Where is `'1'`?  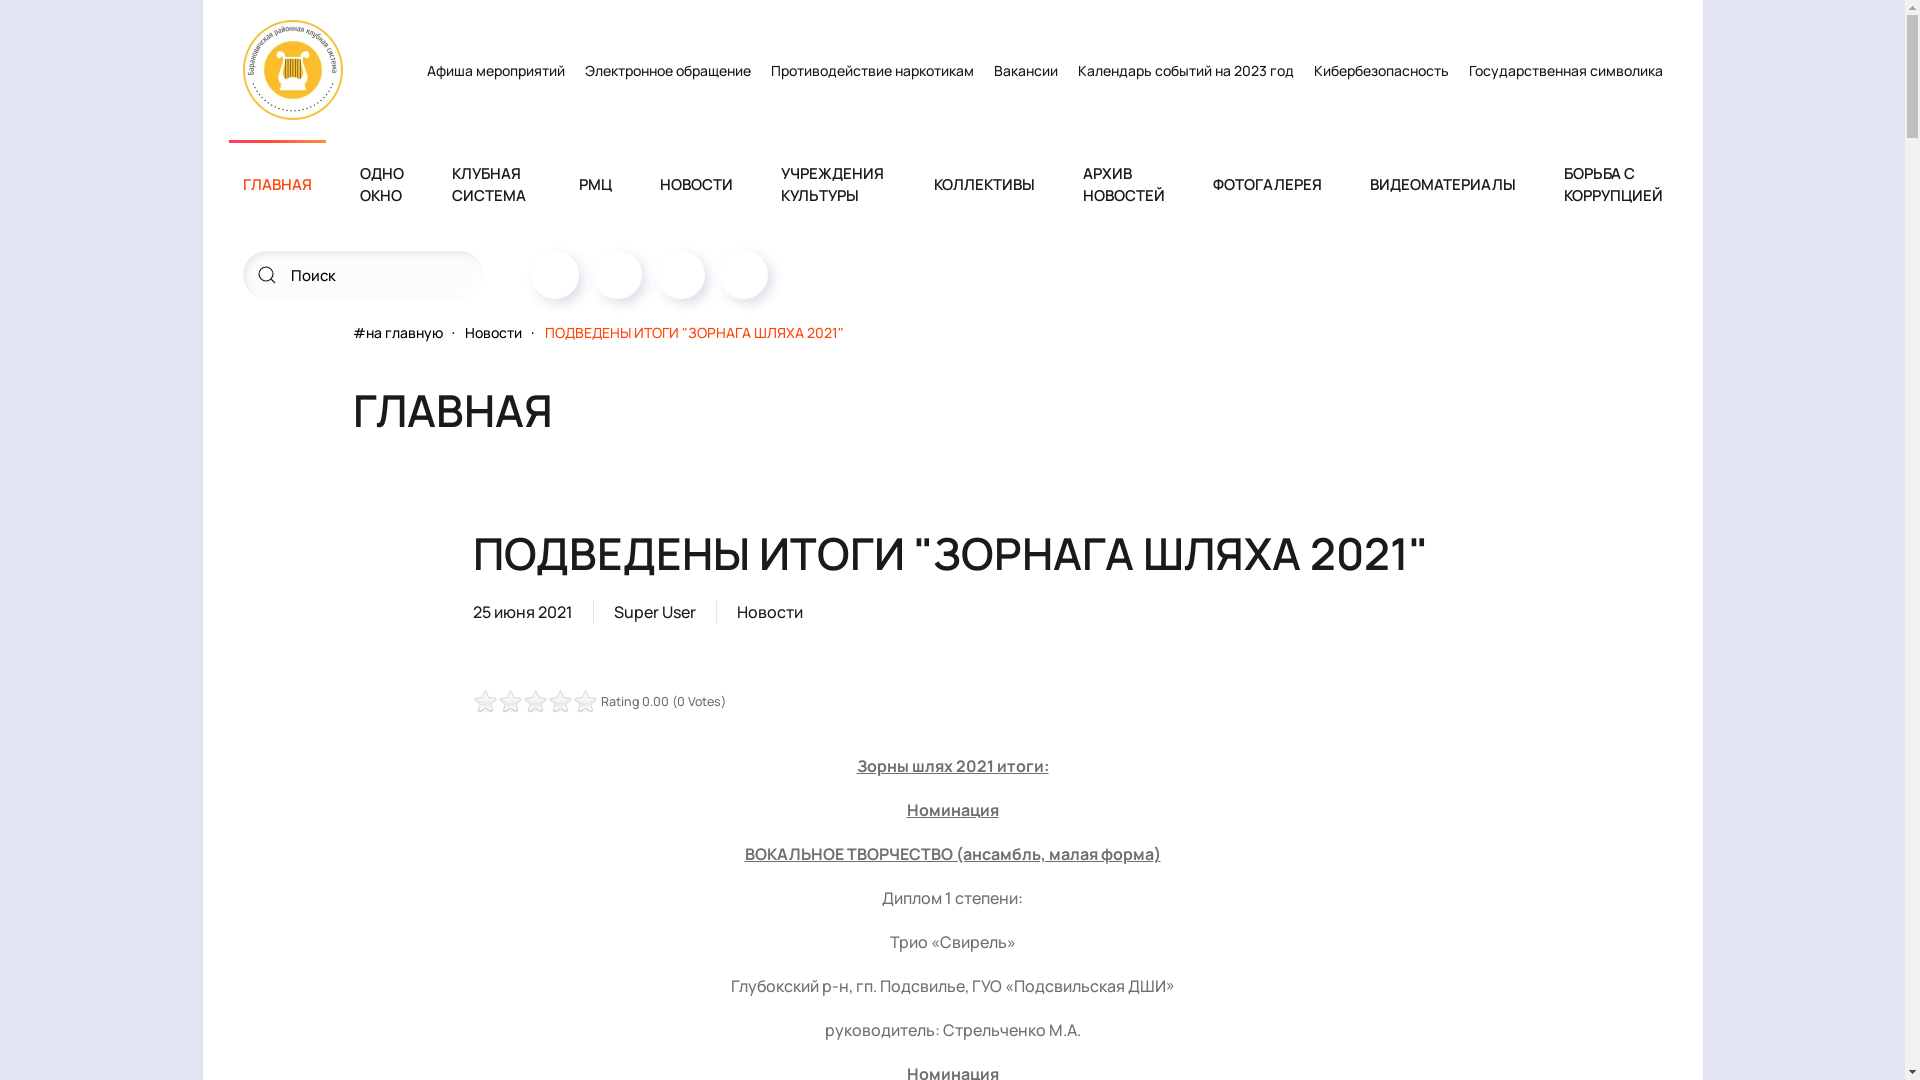 '1' is located at coordinates (470, 700).